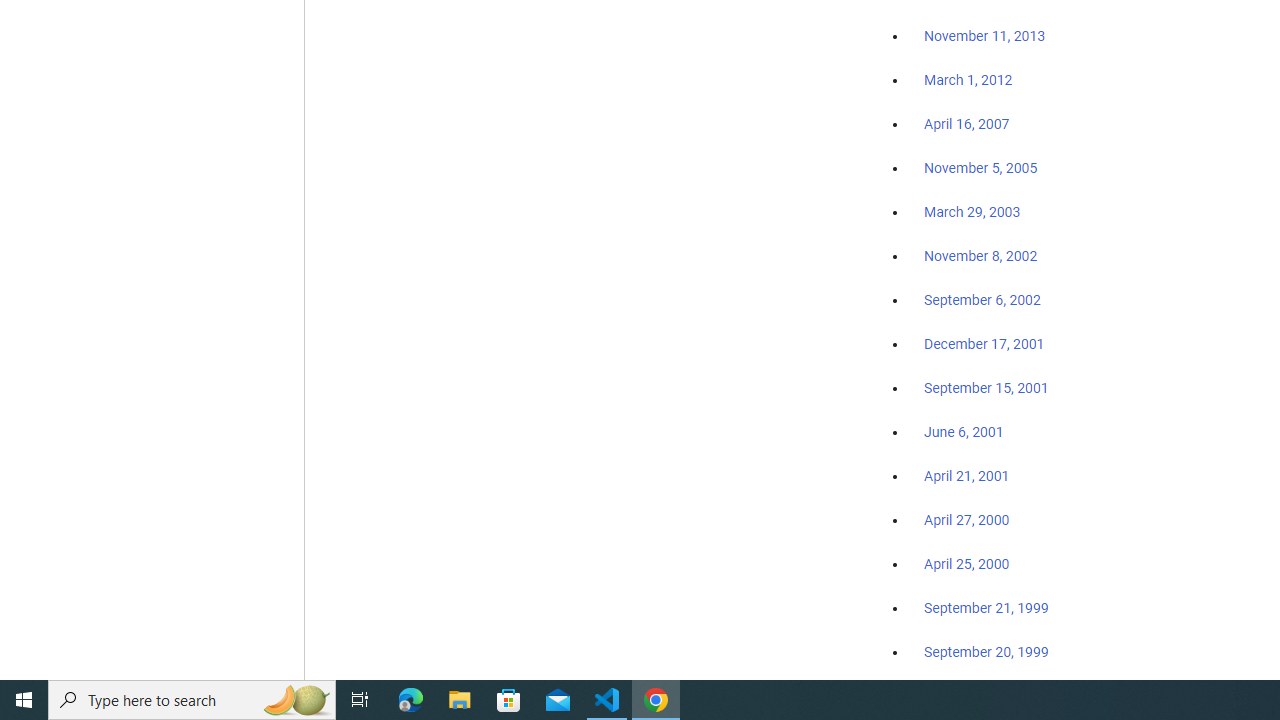 The image size is (1280, 720). What do you see at coordinates (986, 607) in the screenshot?
I see `'September 21, 1999'` at bounding box center [986, 607].